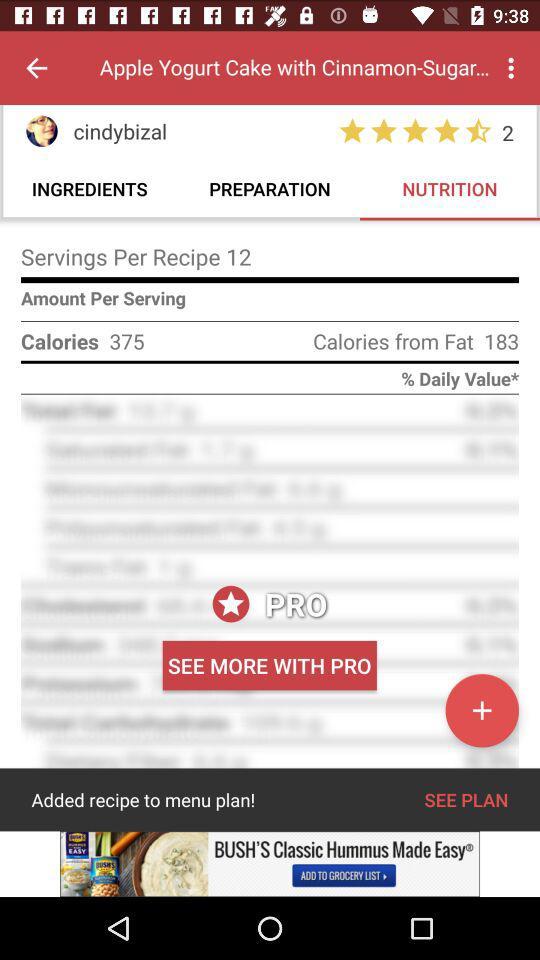 The width and height of the screenshot is (540, 960). What do you see at coordinates (481, 710) in the screenshot?
I see `the add icon` at bounding box center [481, 710].